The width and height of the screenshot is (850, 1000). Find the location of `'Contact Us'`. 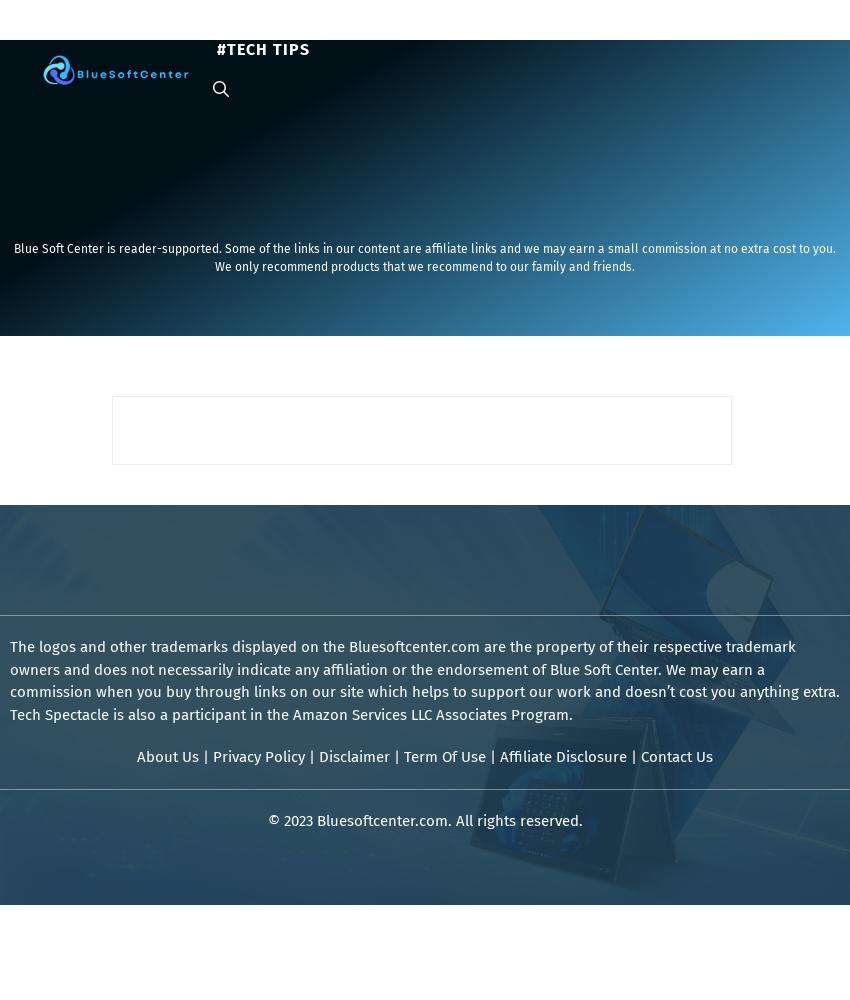

'Contact Us' is located at coordinates (677, 757).